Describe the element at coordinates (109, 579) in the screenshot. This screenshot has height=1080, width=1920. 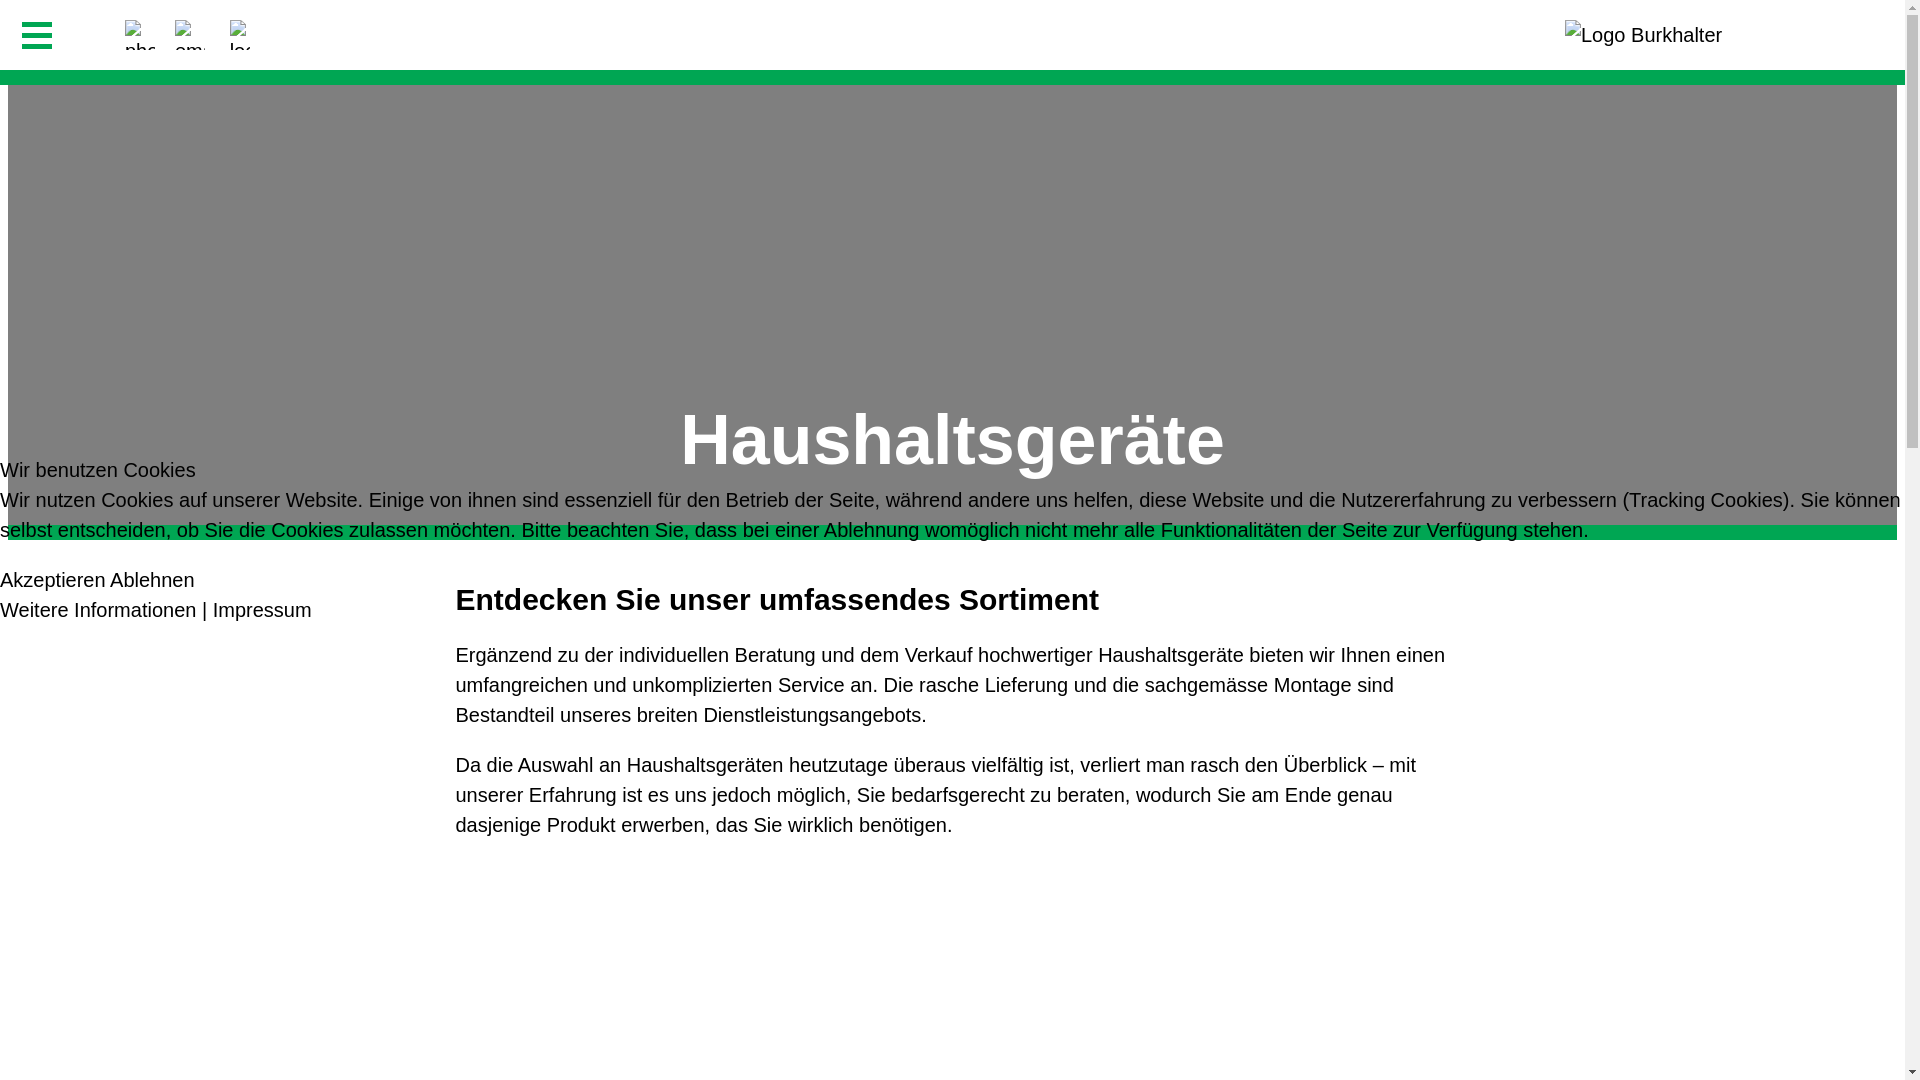
I see `'Ablehnen'` at that location.